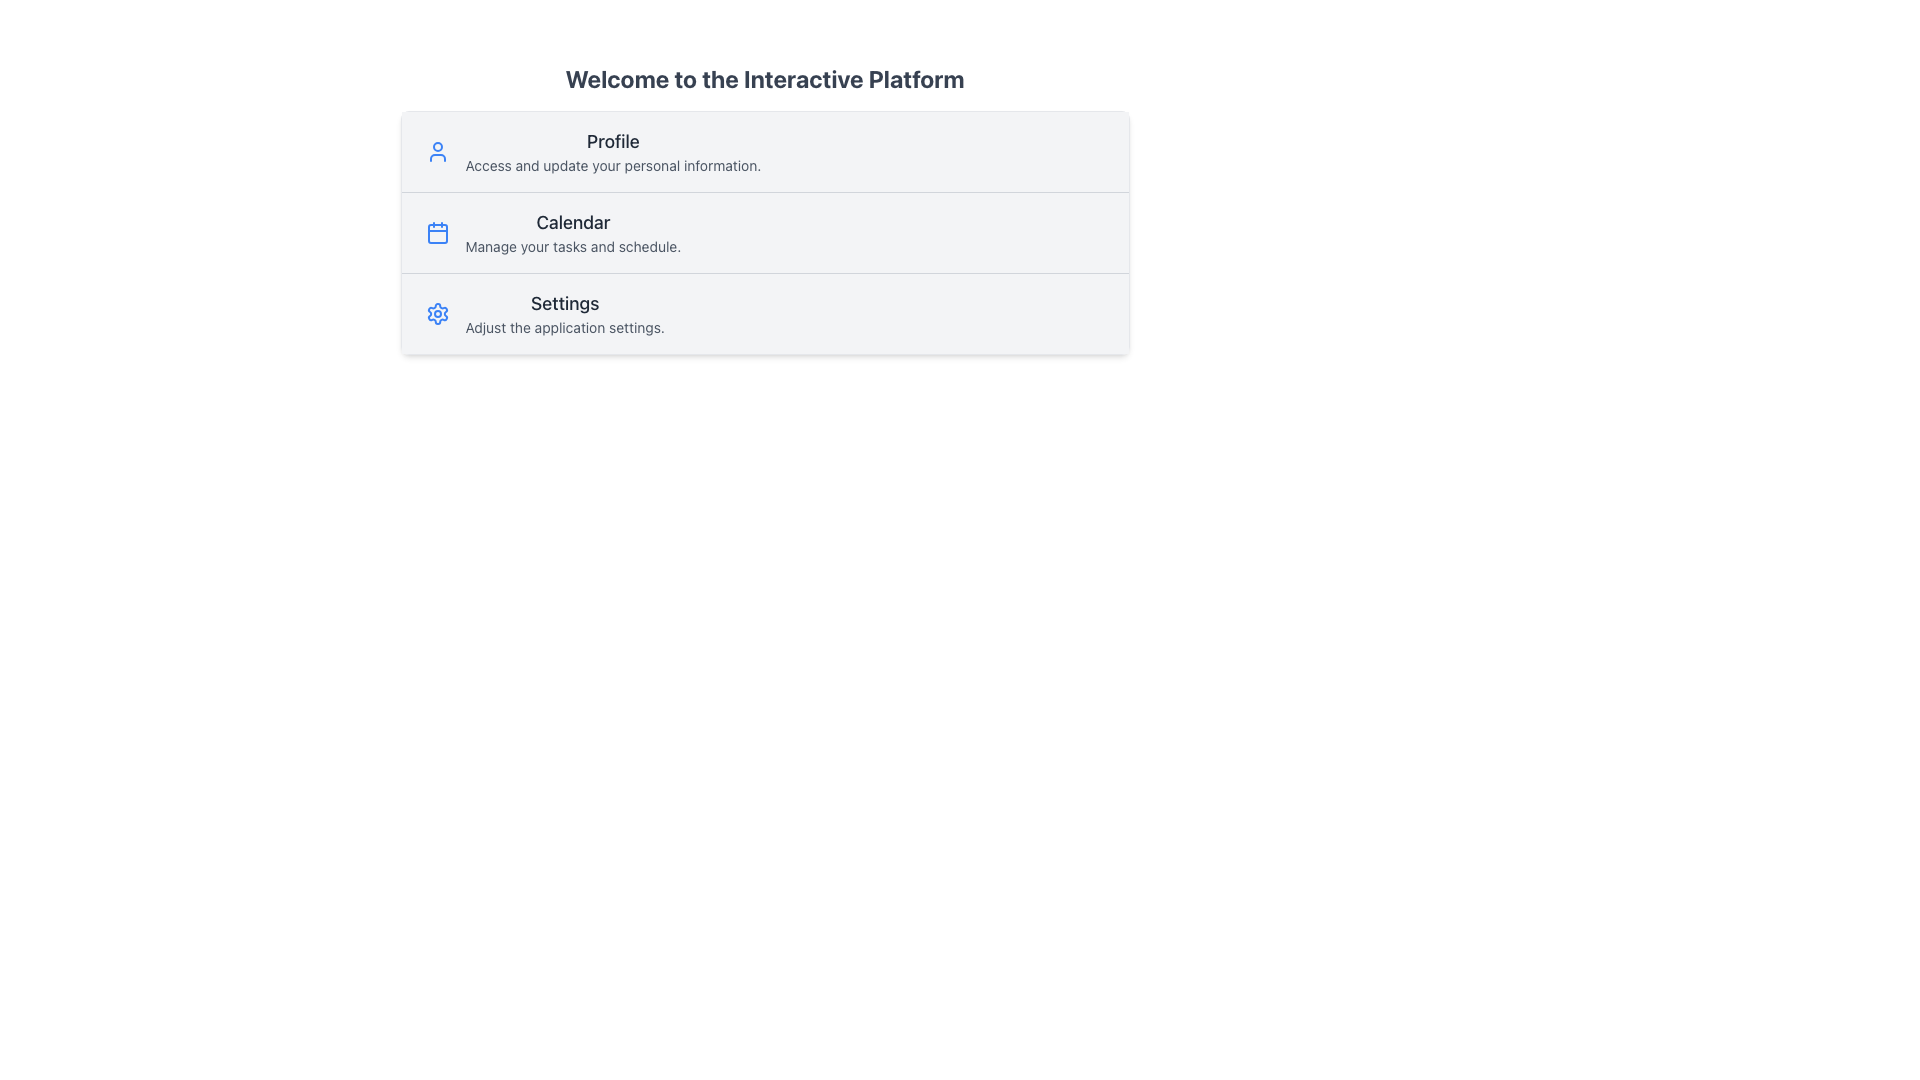 This screenshot has width=1920, height=1080. Describe the element at coordinates (436, 313) in the screenshot. I see `the 'settings' gear icon located to the left of the 'Settings' text` at that location.